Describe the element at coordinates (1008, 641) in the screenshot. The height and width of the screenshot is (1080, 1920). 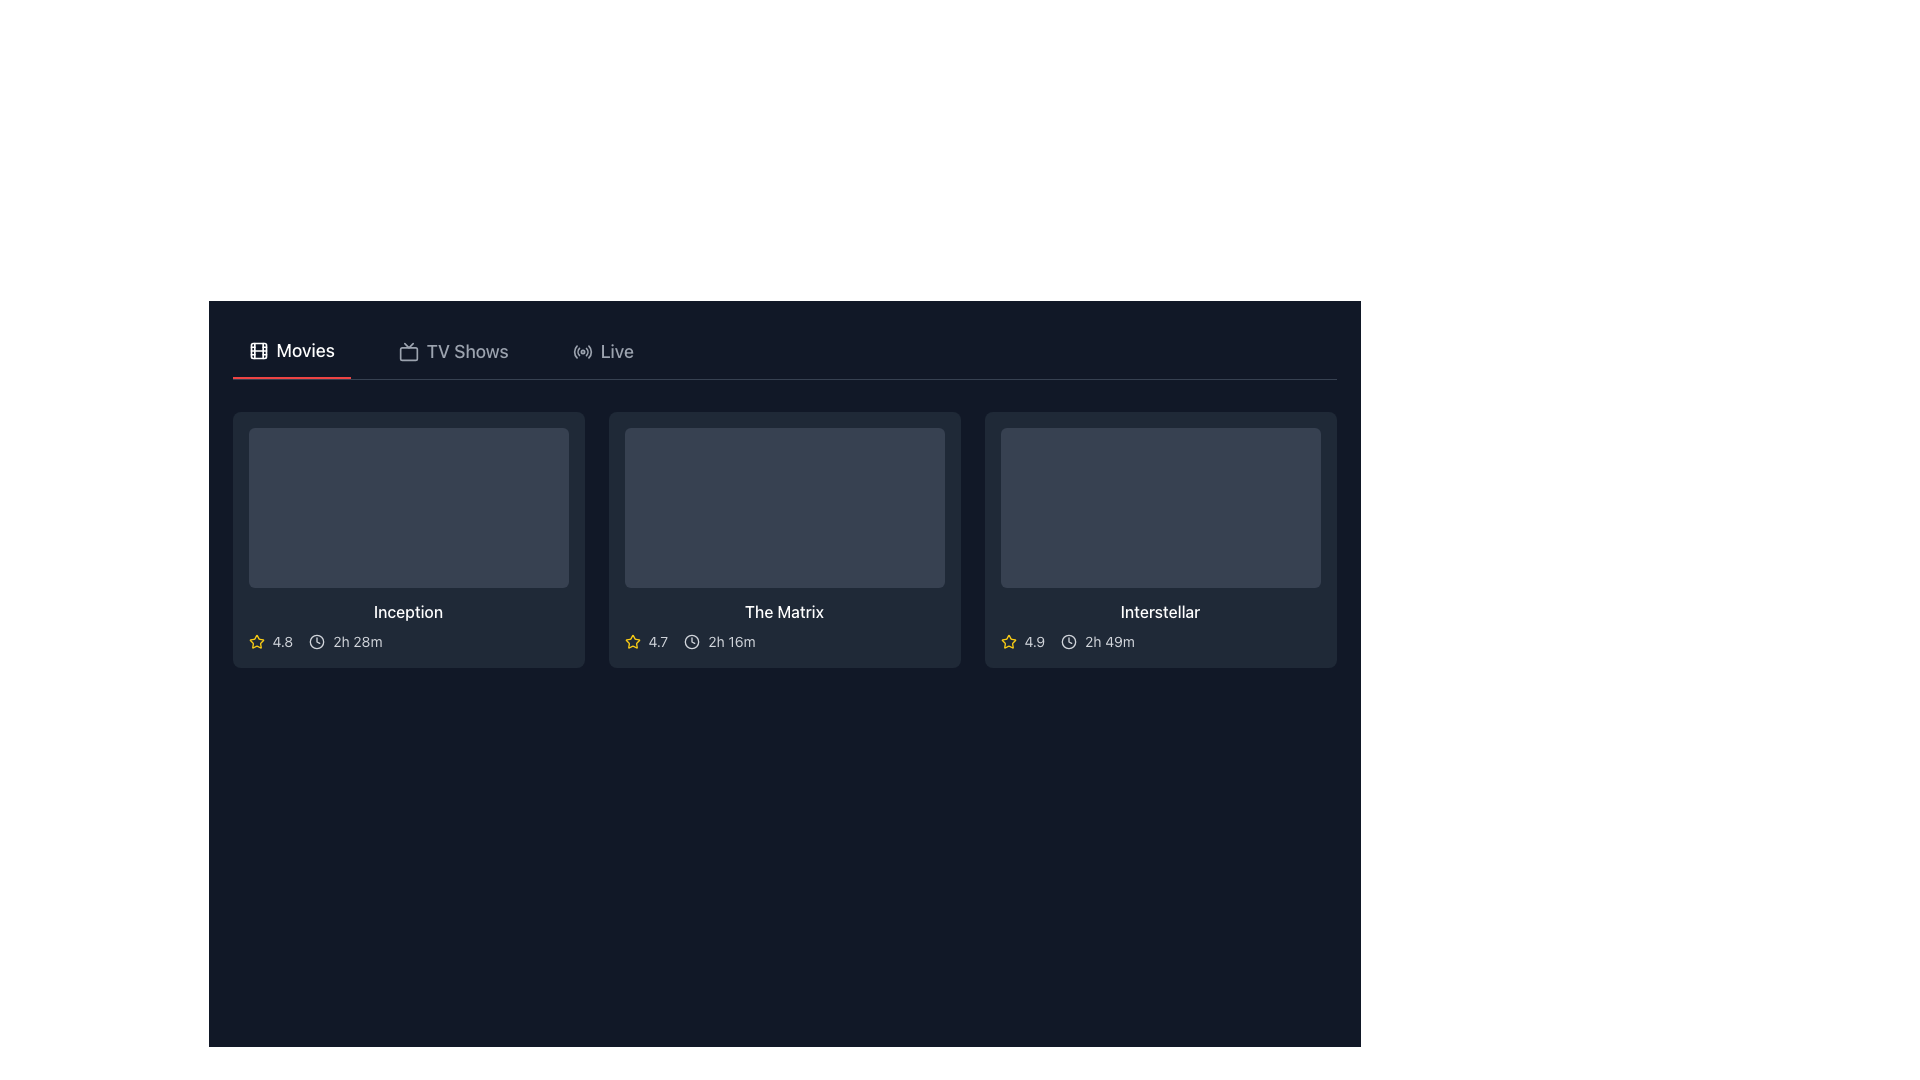
I see `the star-shaped rating icon for the movie 'Interstellar', which is yellow filled and outlined with a darker color` at that location.